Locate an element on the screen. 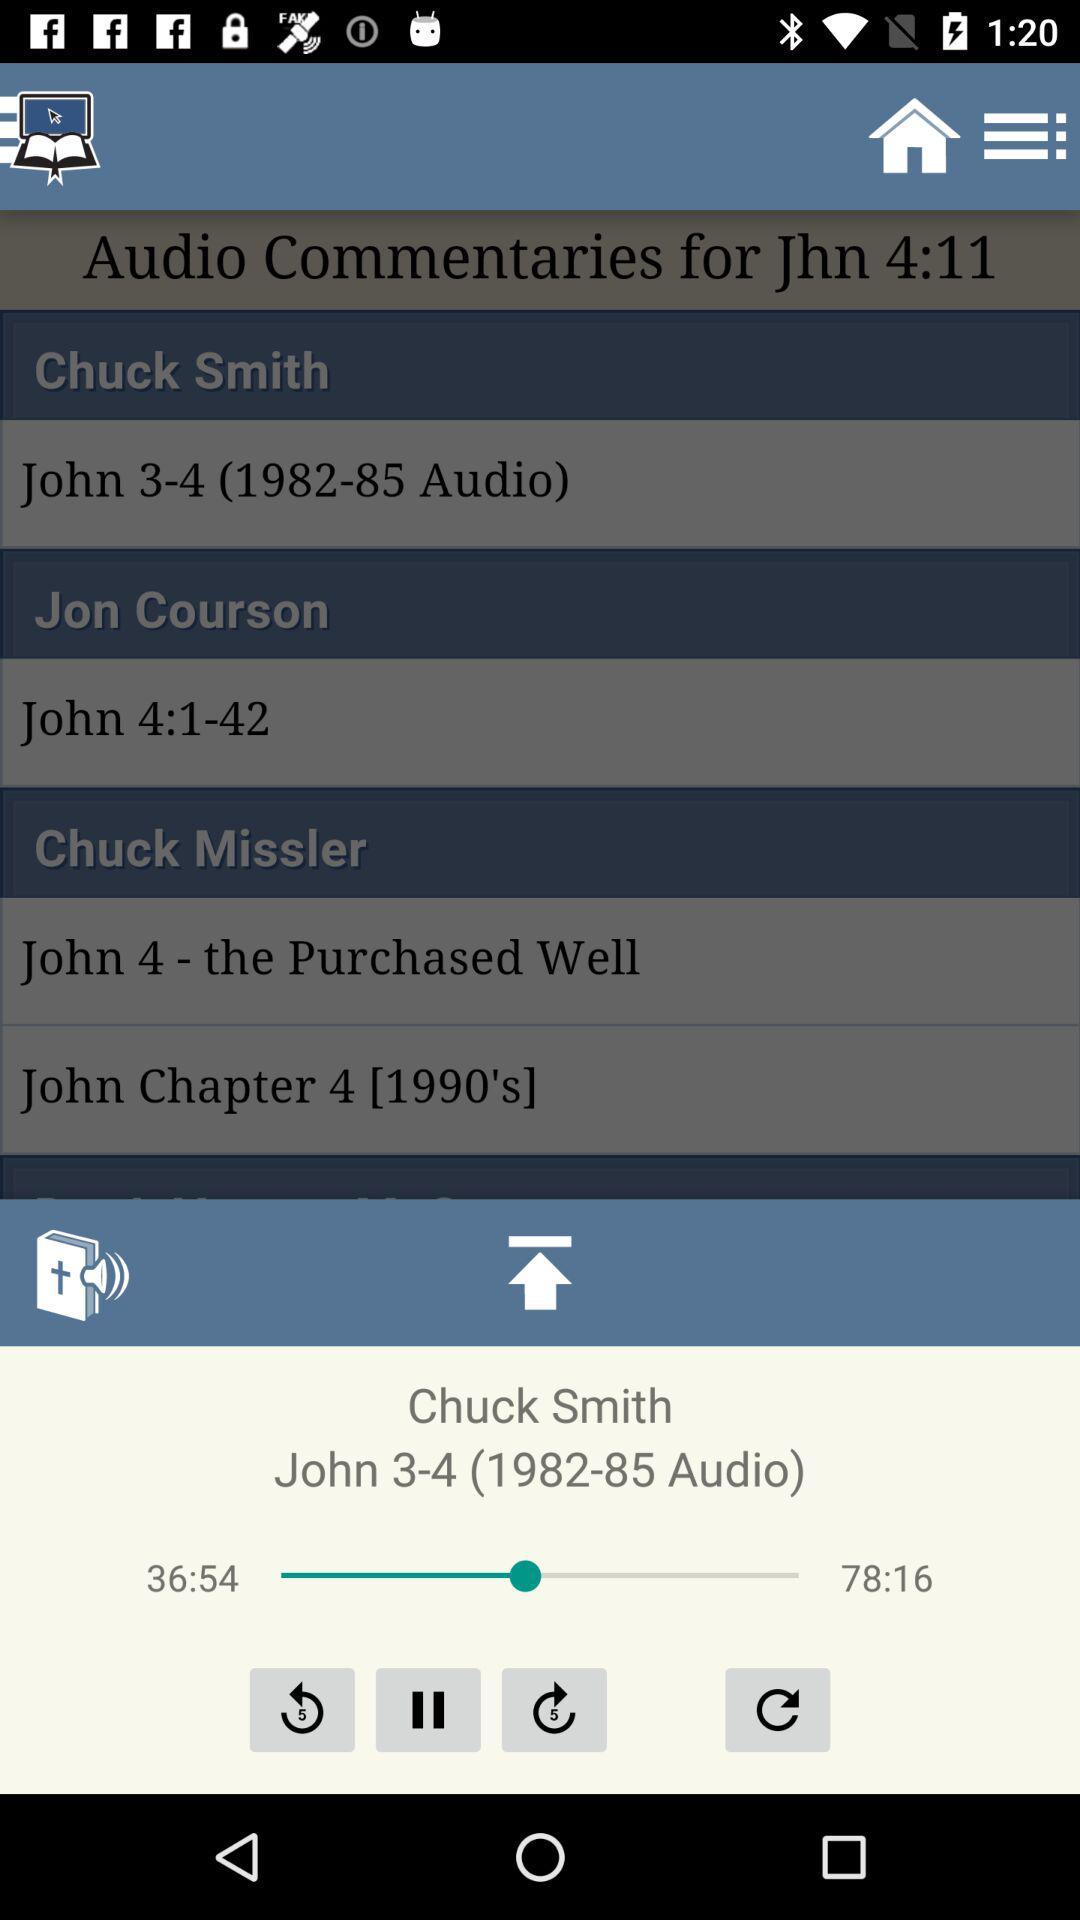 The image size is (1080, 1920). icon above the chuck smith is located at coordinates (80, 1271).